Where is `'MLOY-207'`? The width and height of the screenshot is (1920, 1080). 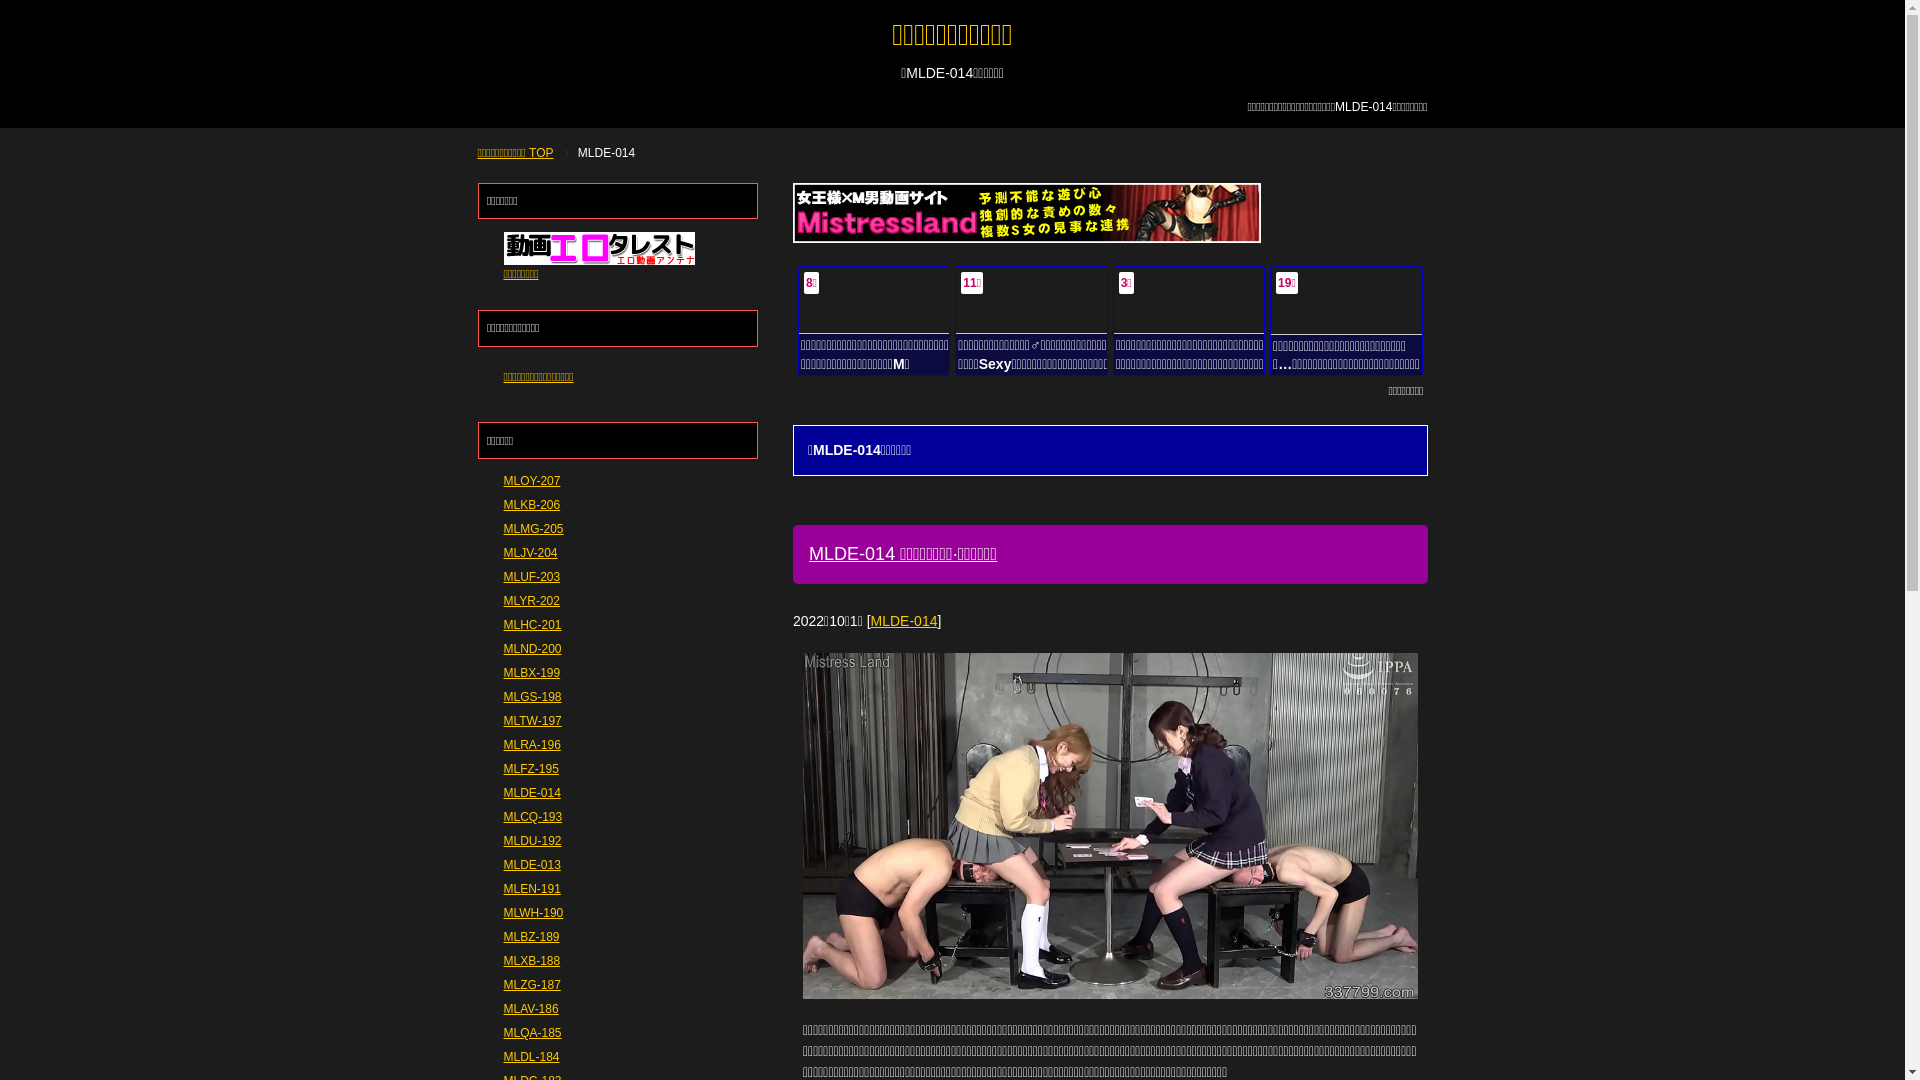
'MLOY-207' is located at coordinates (504, 481).